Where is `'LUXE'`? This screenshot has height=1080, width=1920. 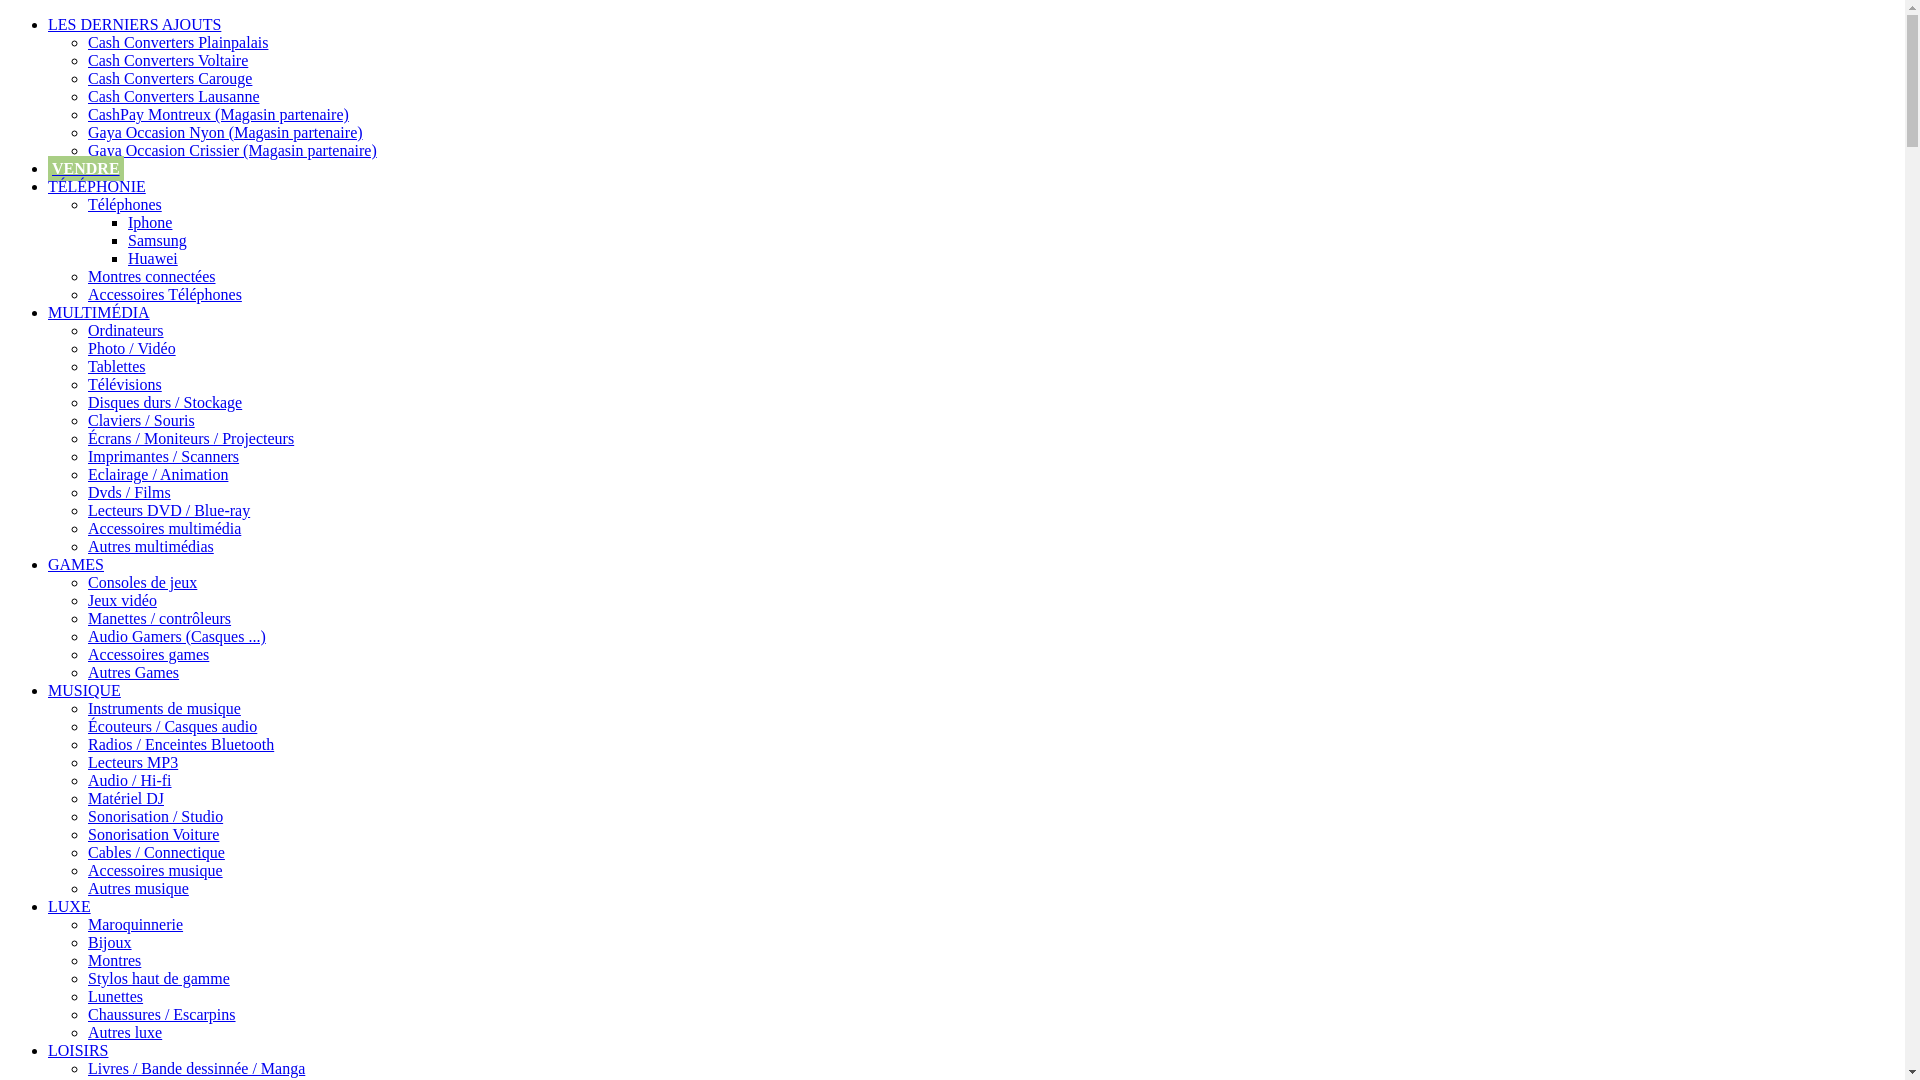
'LUXE' is located at coordinates (69, 906).